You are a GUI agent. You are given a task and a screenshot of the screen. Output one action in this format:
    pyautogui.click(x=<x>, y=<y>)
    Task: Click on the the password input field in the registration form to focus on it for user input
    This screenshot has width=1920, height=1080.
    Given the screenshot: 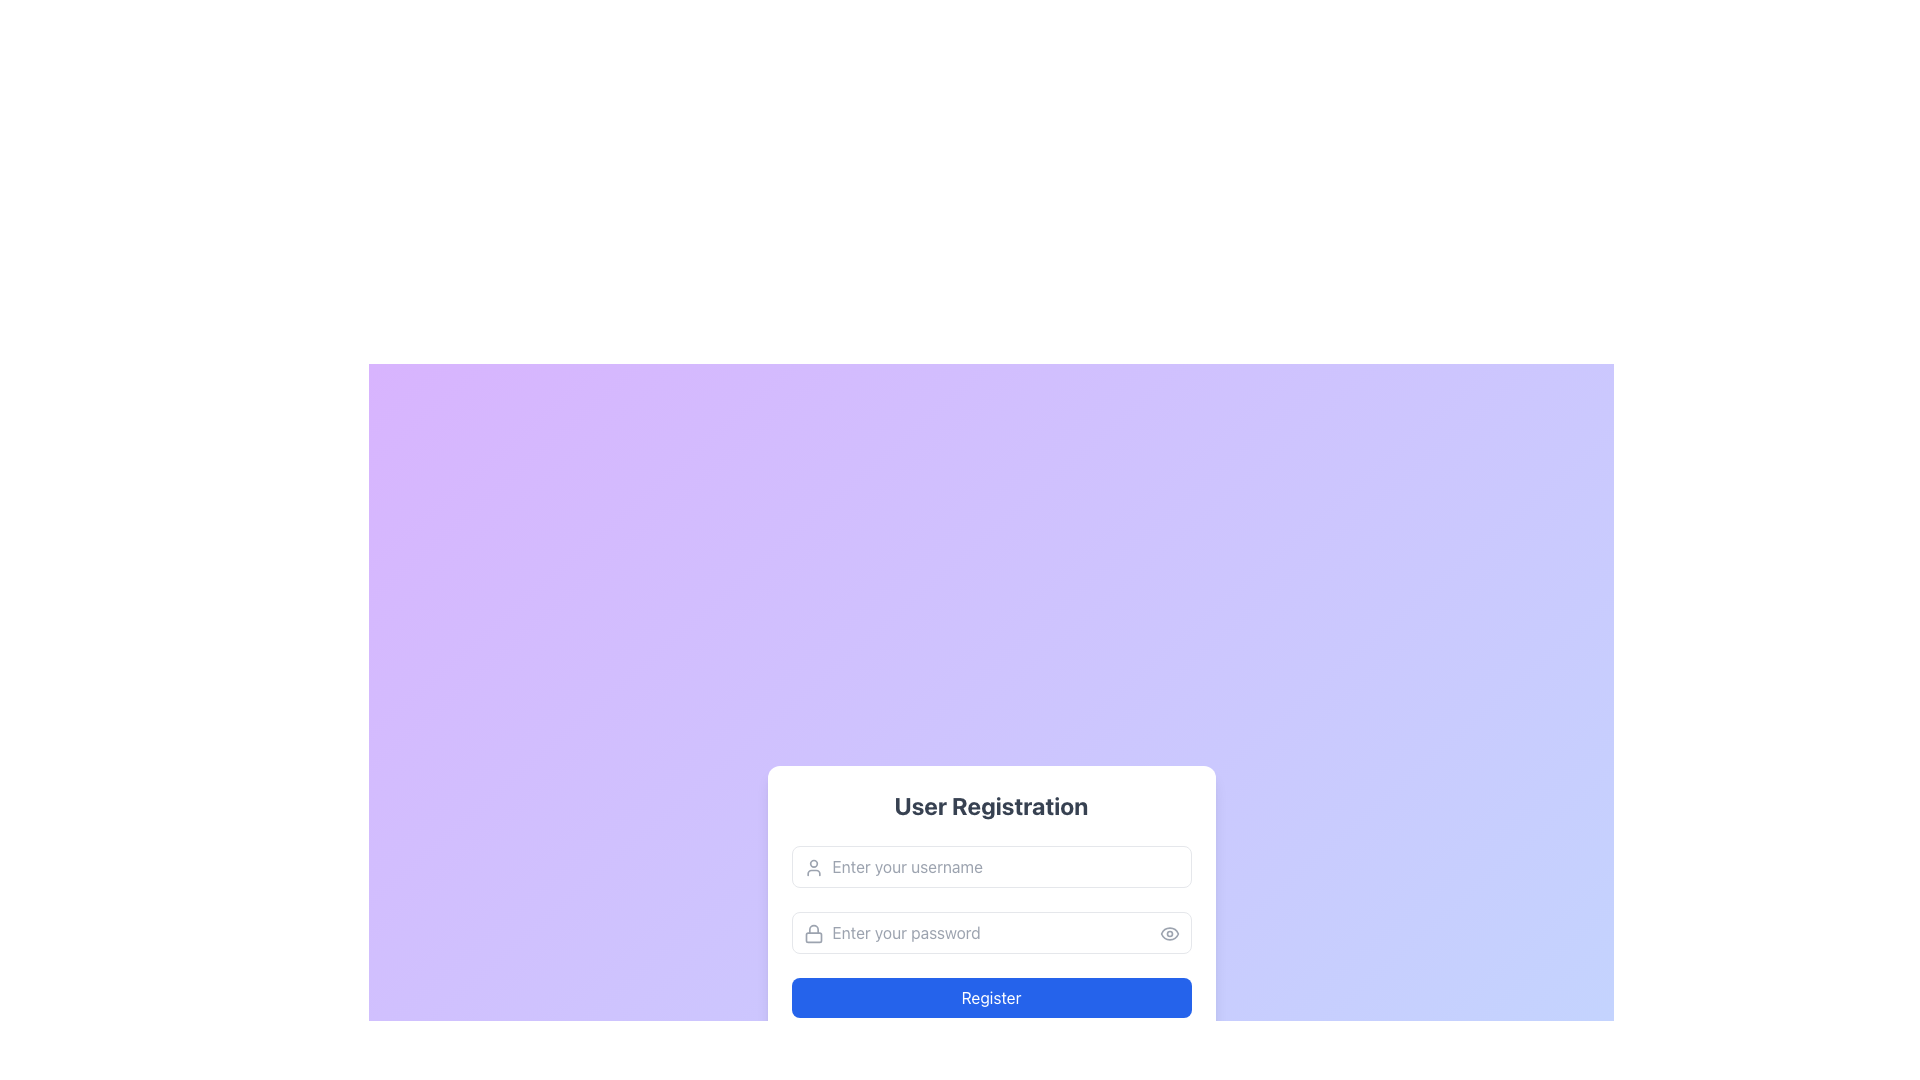 What is the action you would take?
    pyautogui.click(x=991, y=933)
    